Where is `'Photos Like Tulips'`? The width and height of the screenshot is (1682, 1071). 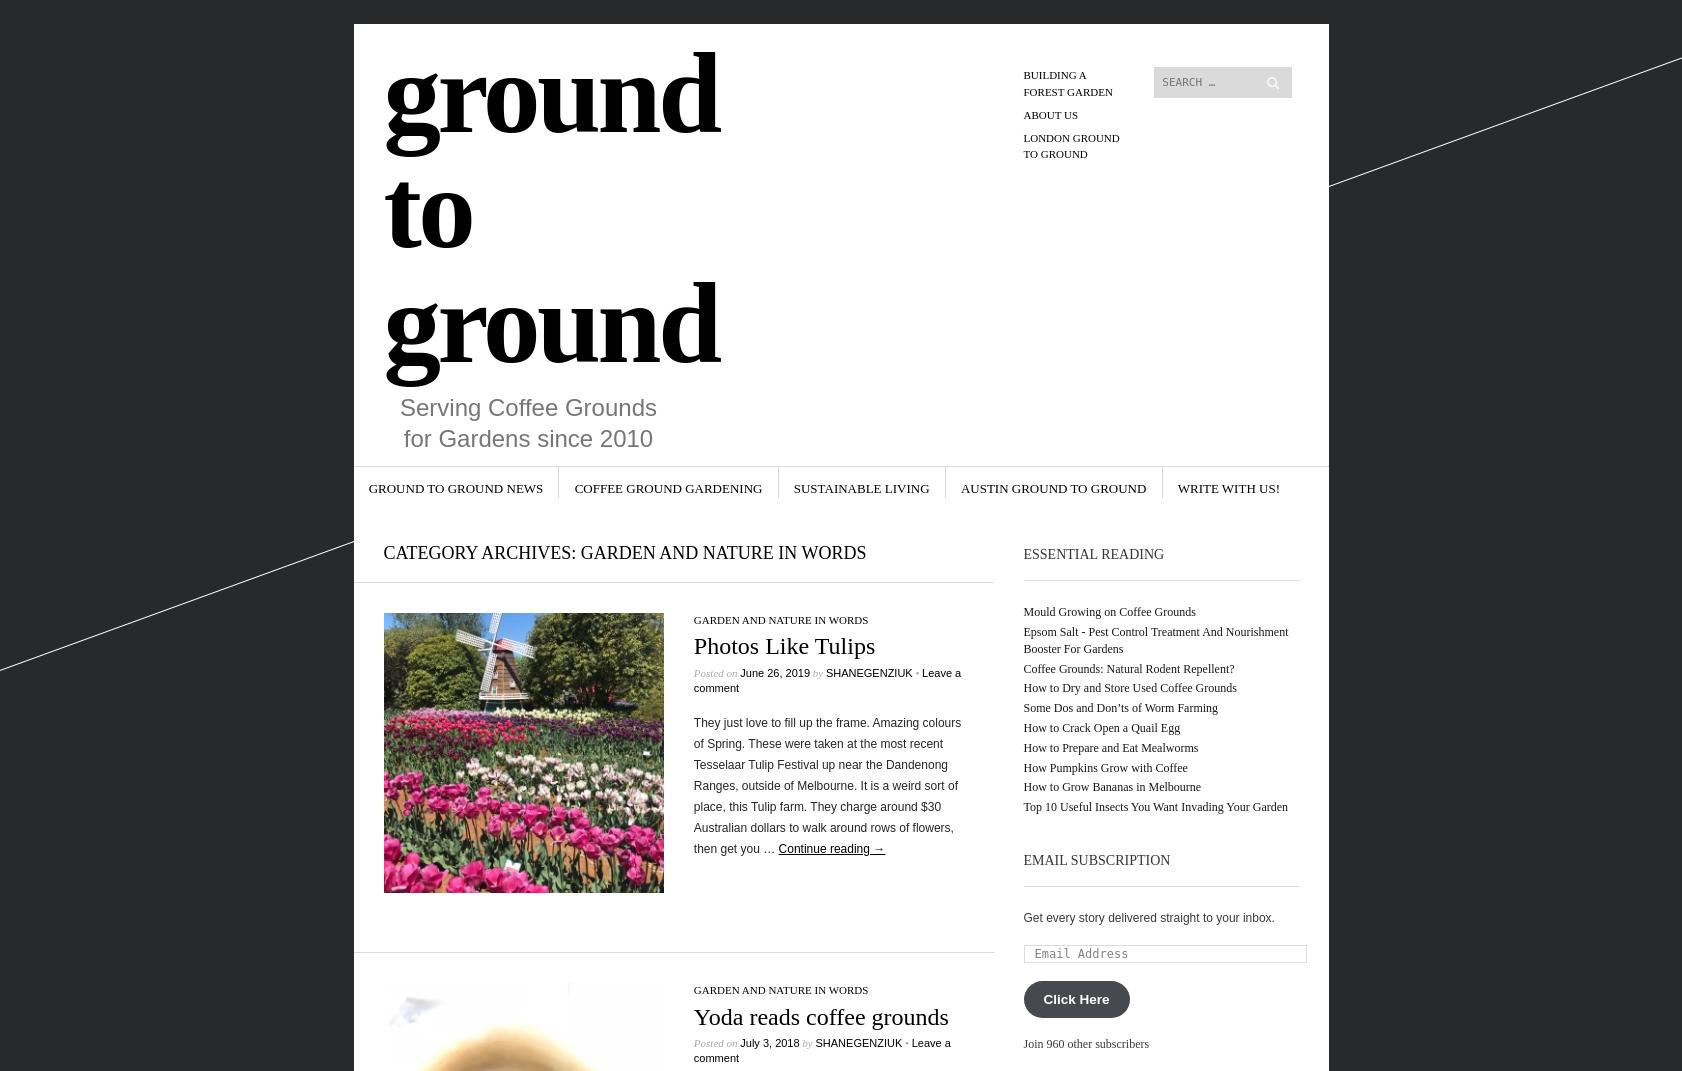
'Photos Like Tulips' is located at coordinates (783, 645).